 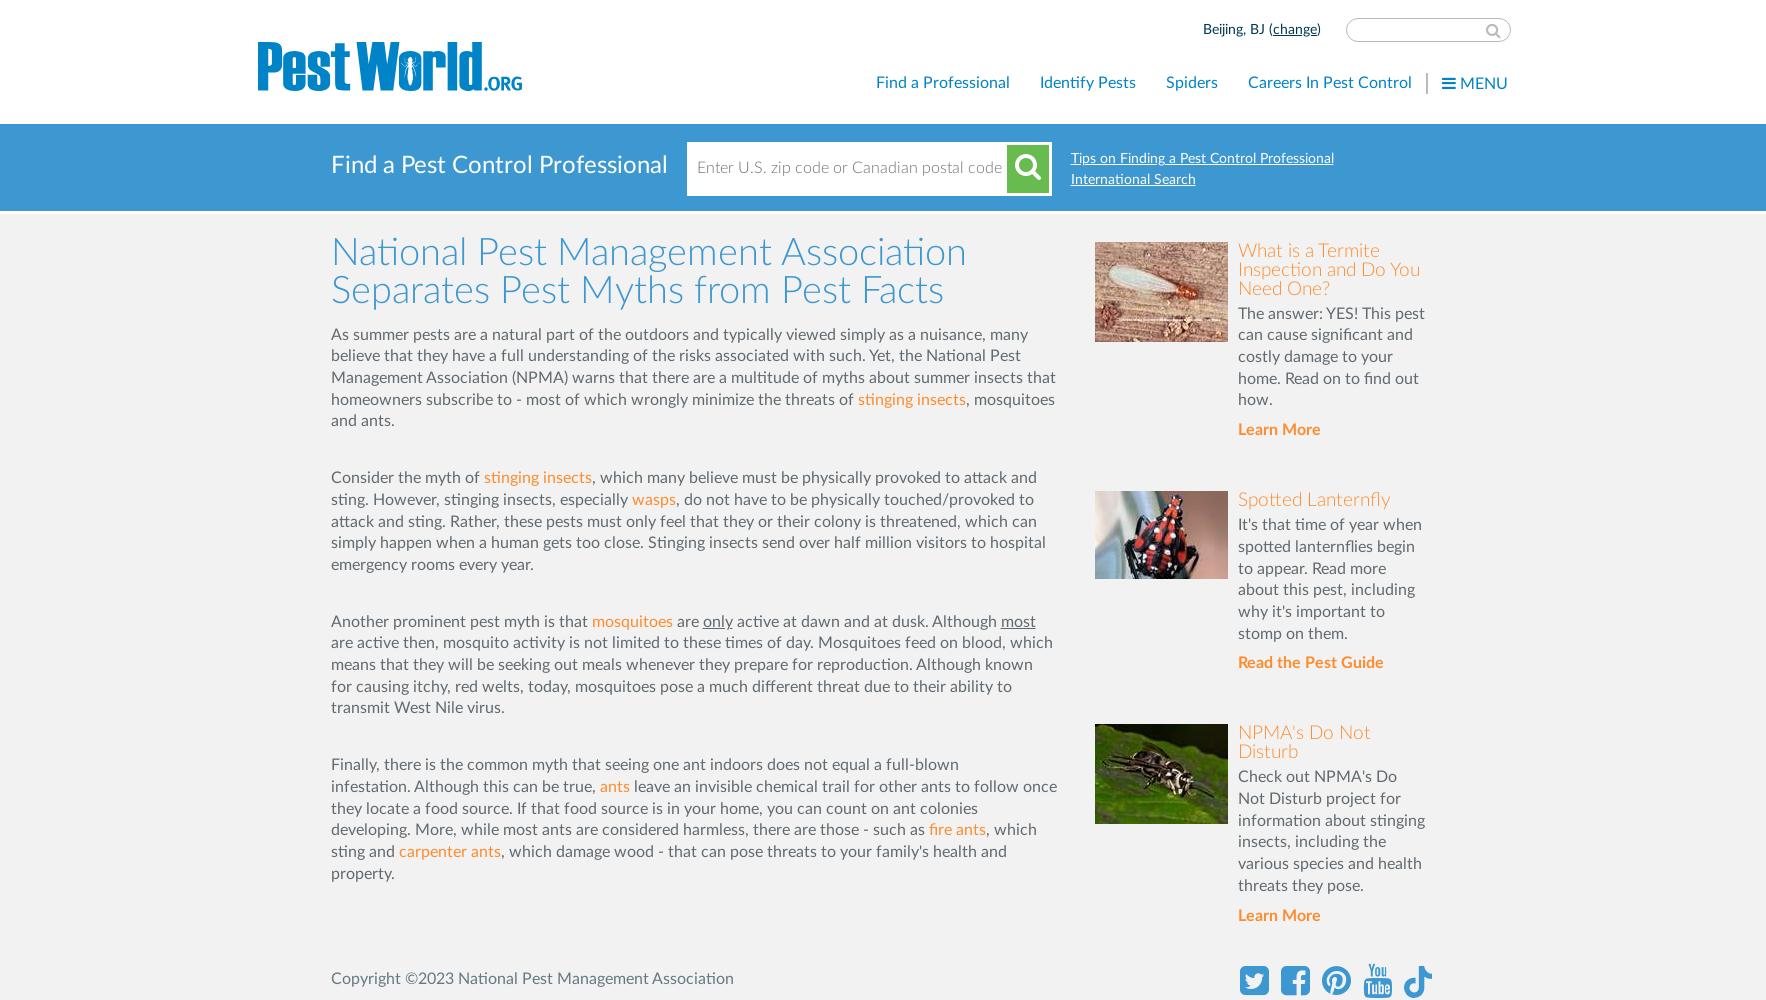 What do you see at coordinates (716, 620) in the screenshot?
I see `'only'` at bounding box center [716, 620].